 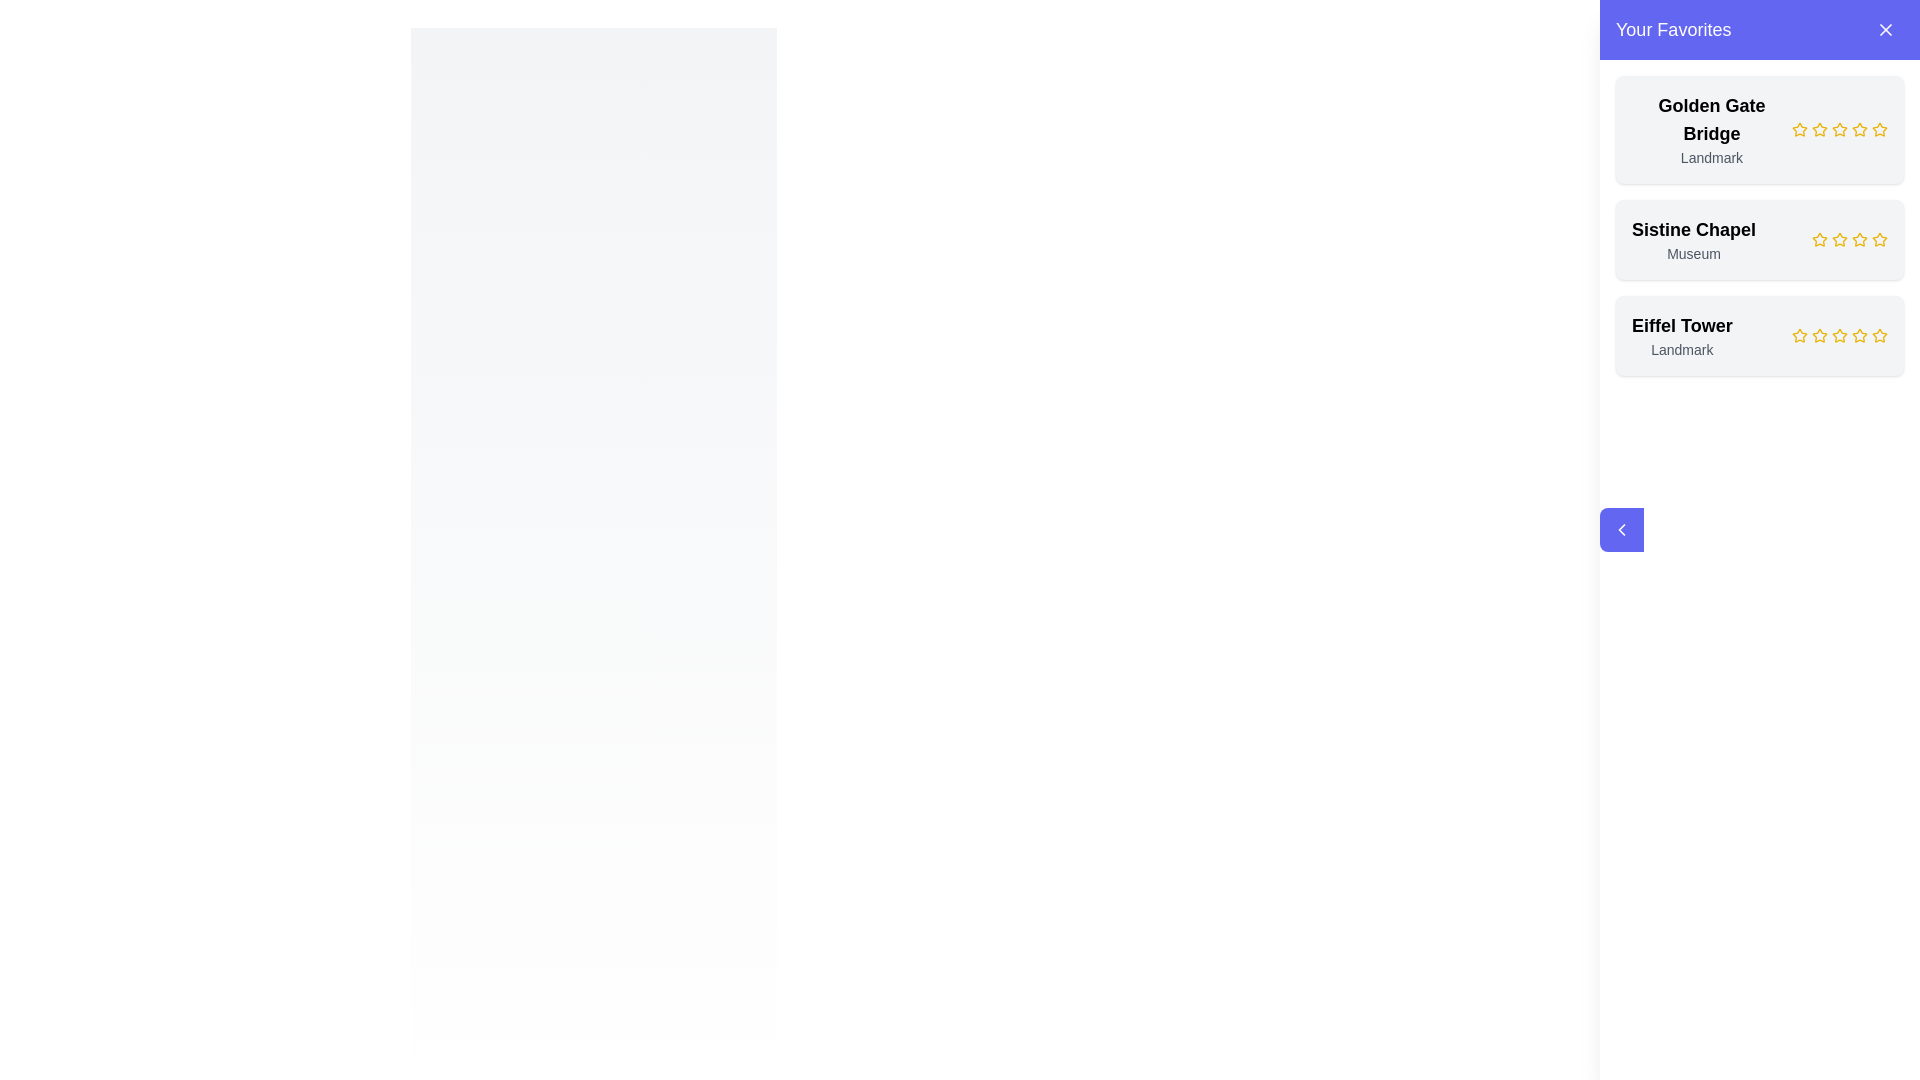 What do you see at coordinates (1800, 334) in the screenshot?
I see `the first star icon next to the 'Eiffel Tower' entry in the 'Your Favorites' panel to rate it` at bounding box center [1800, 334].